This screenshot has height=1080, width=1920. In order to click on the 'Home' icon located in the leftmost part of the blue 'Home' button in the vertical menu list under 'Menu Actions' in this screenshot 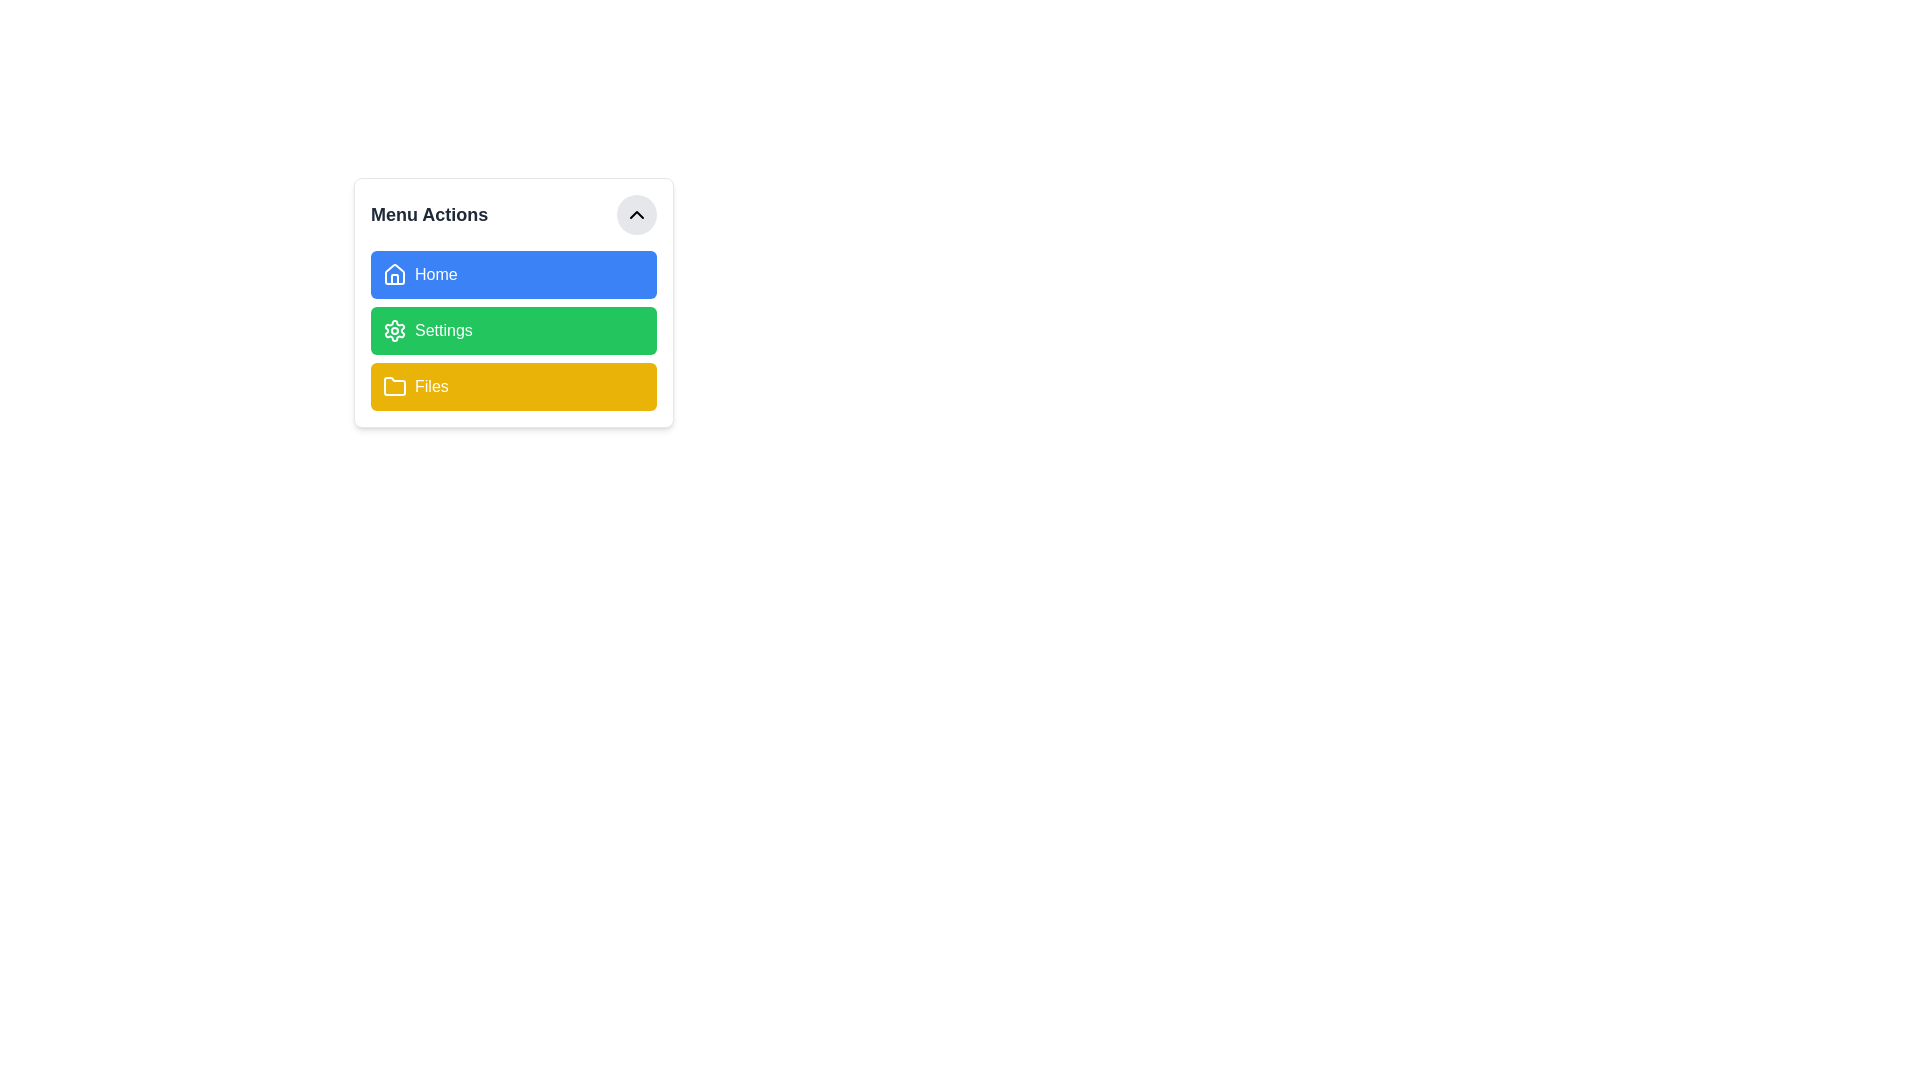, I will do `click(394, 274)`.